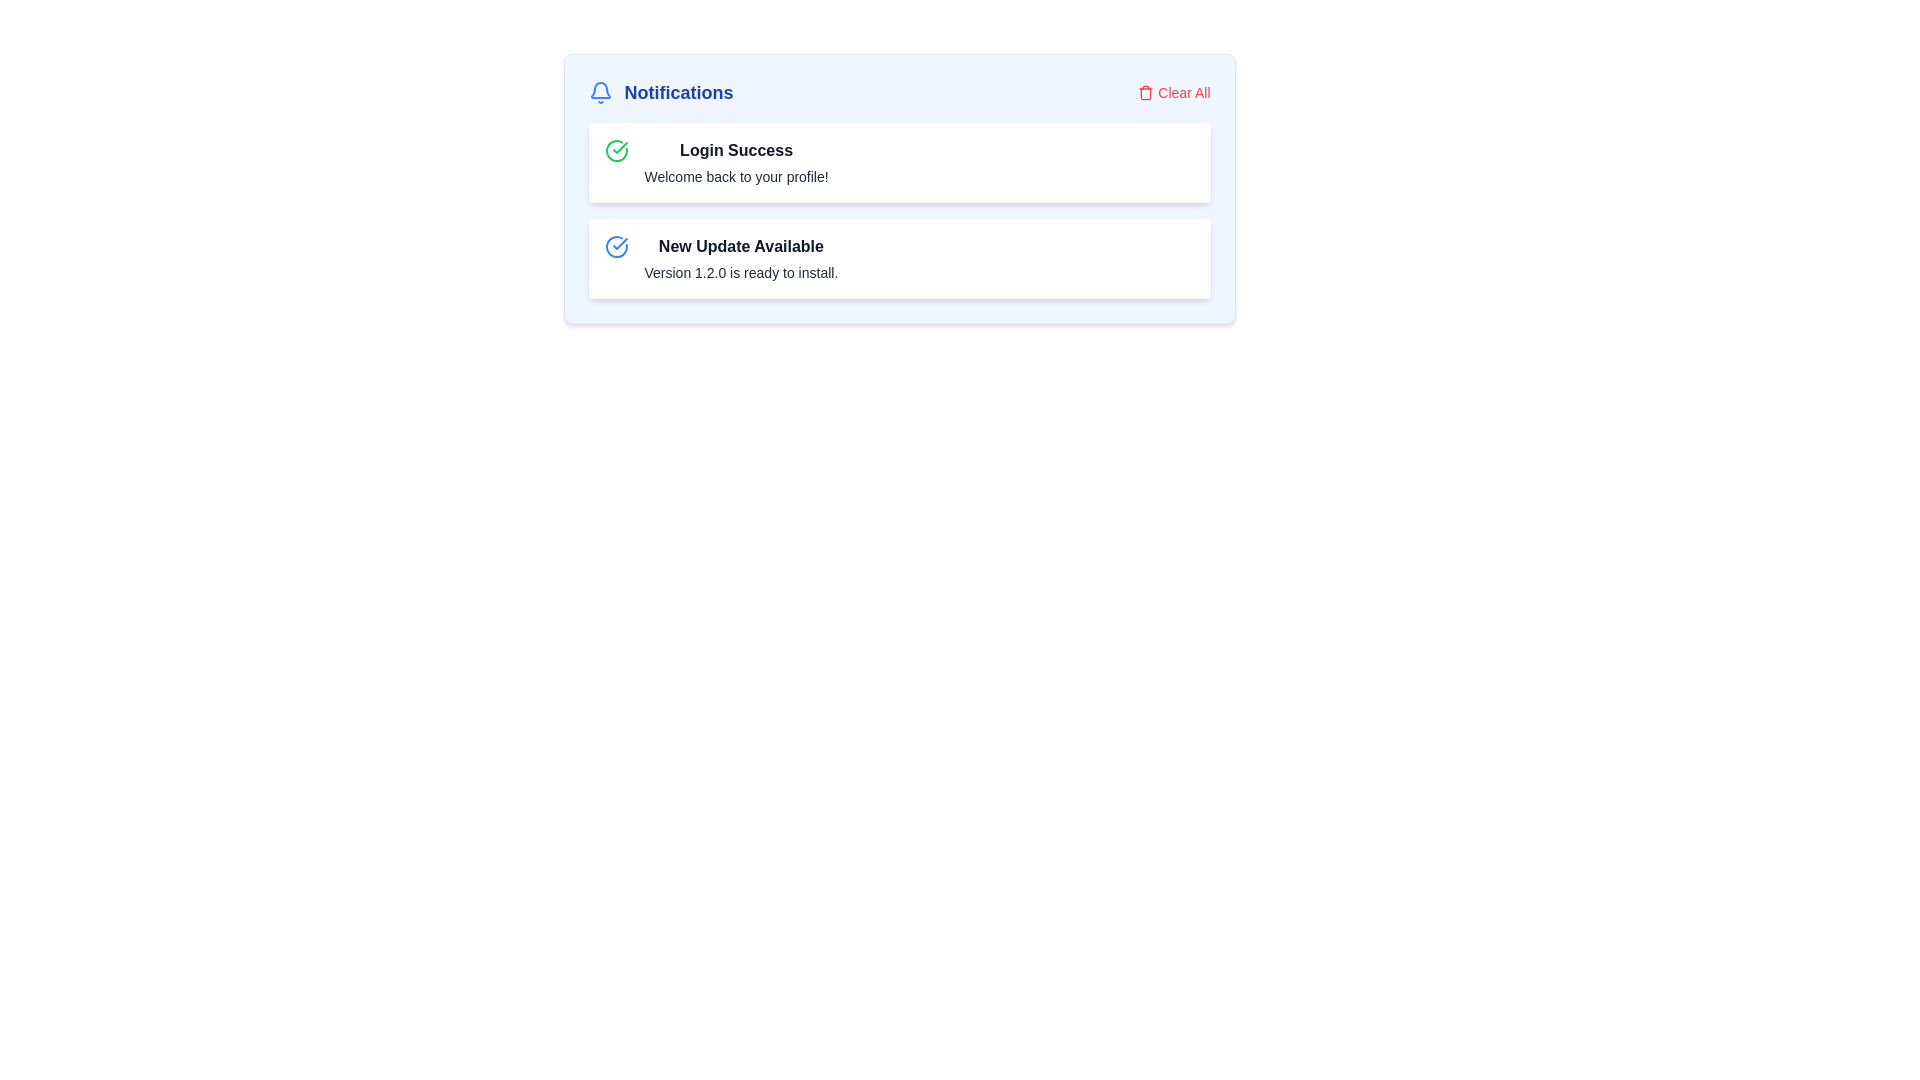  What do you see at coordinates (615, 149) in the screenshot?
I see `the leftmost circular SVG graphic with a green outline in the 'Login Success' notification under the 'Notifications' section` at bounding box center [615, 149].